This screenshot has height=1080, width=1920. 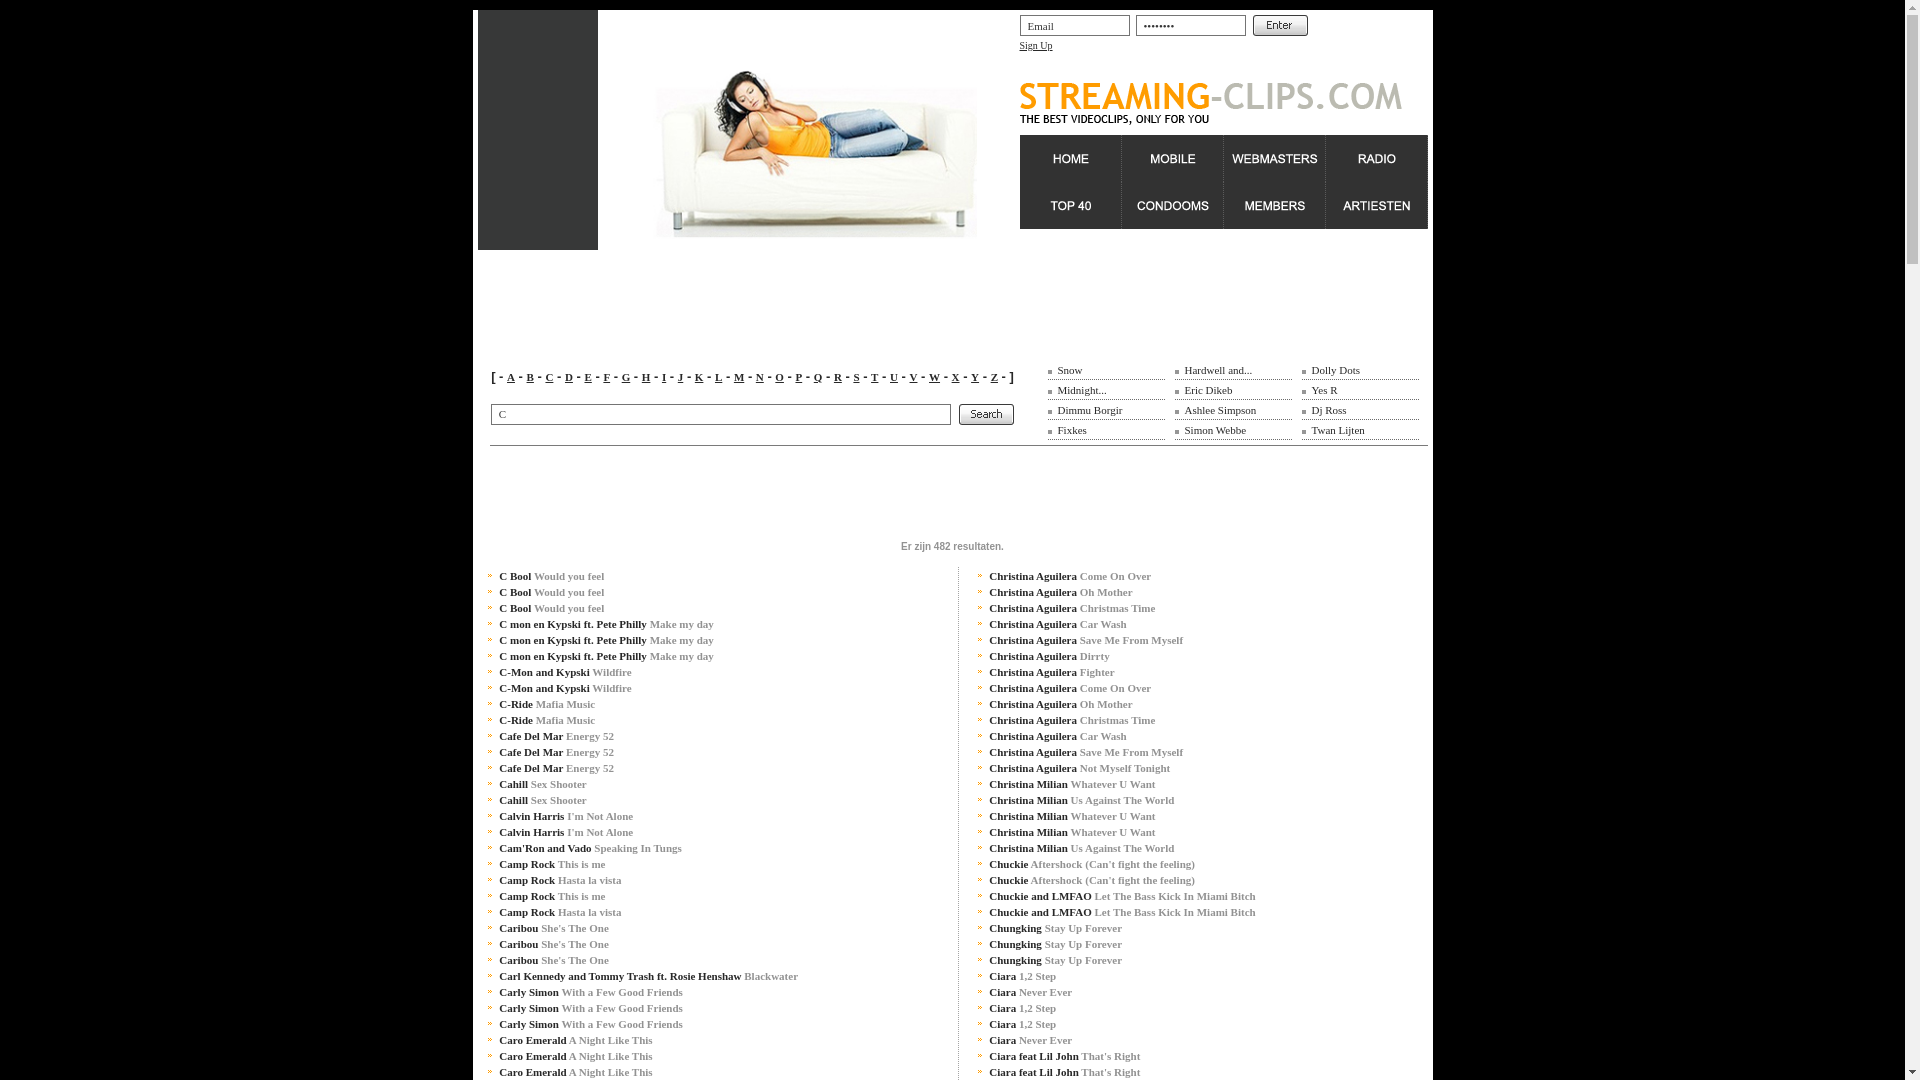 I want to click on 'T', so click(x=874, y=377).